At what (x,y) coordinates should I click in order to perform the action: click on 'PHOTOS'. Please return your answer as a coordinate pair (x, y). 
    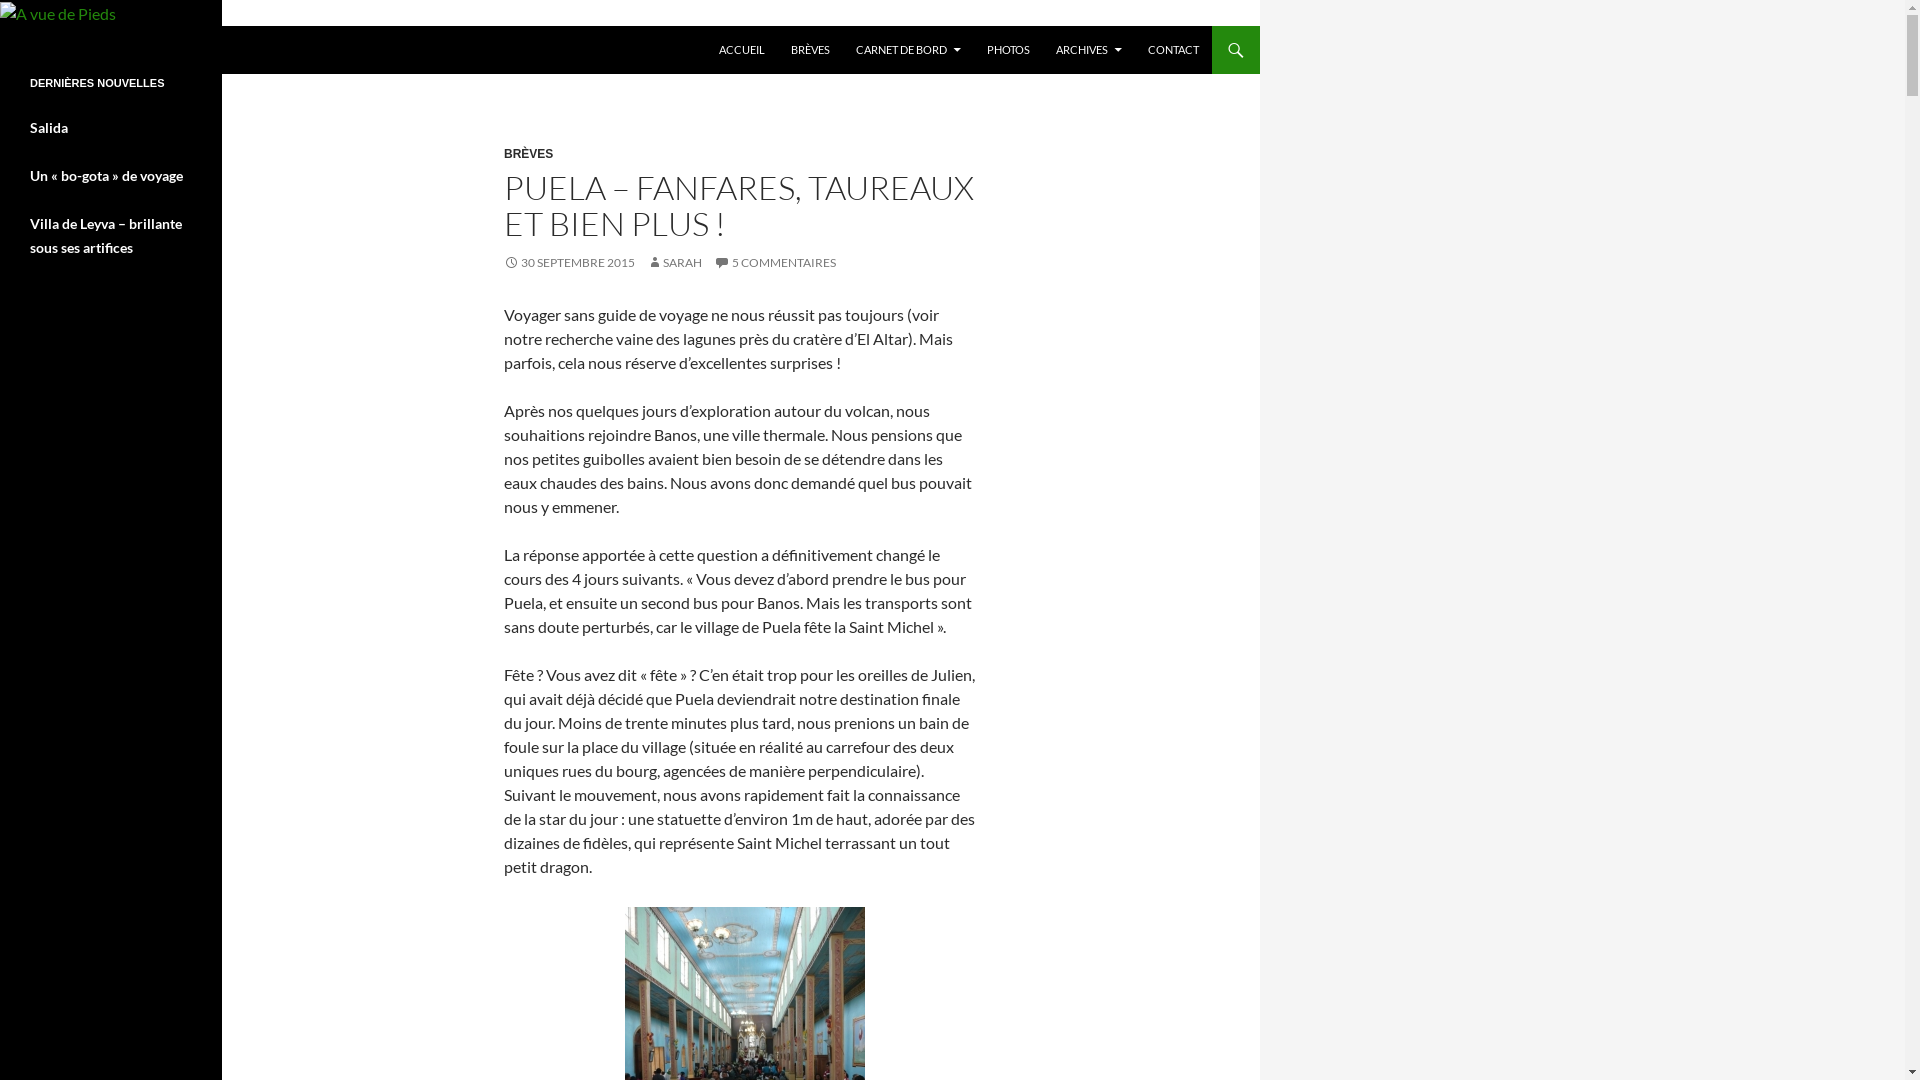
    Looking at the image, I should click on (1008, 49).